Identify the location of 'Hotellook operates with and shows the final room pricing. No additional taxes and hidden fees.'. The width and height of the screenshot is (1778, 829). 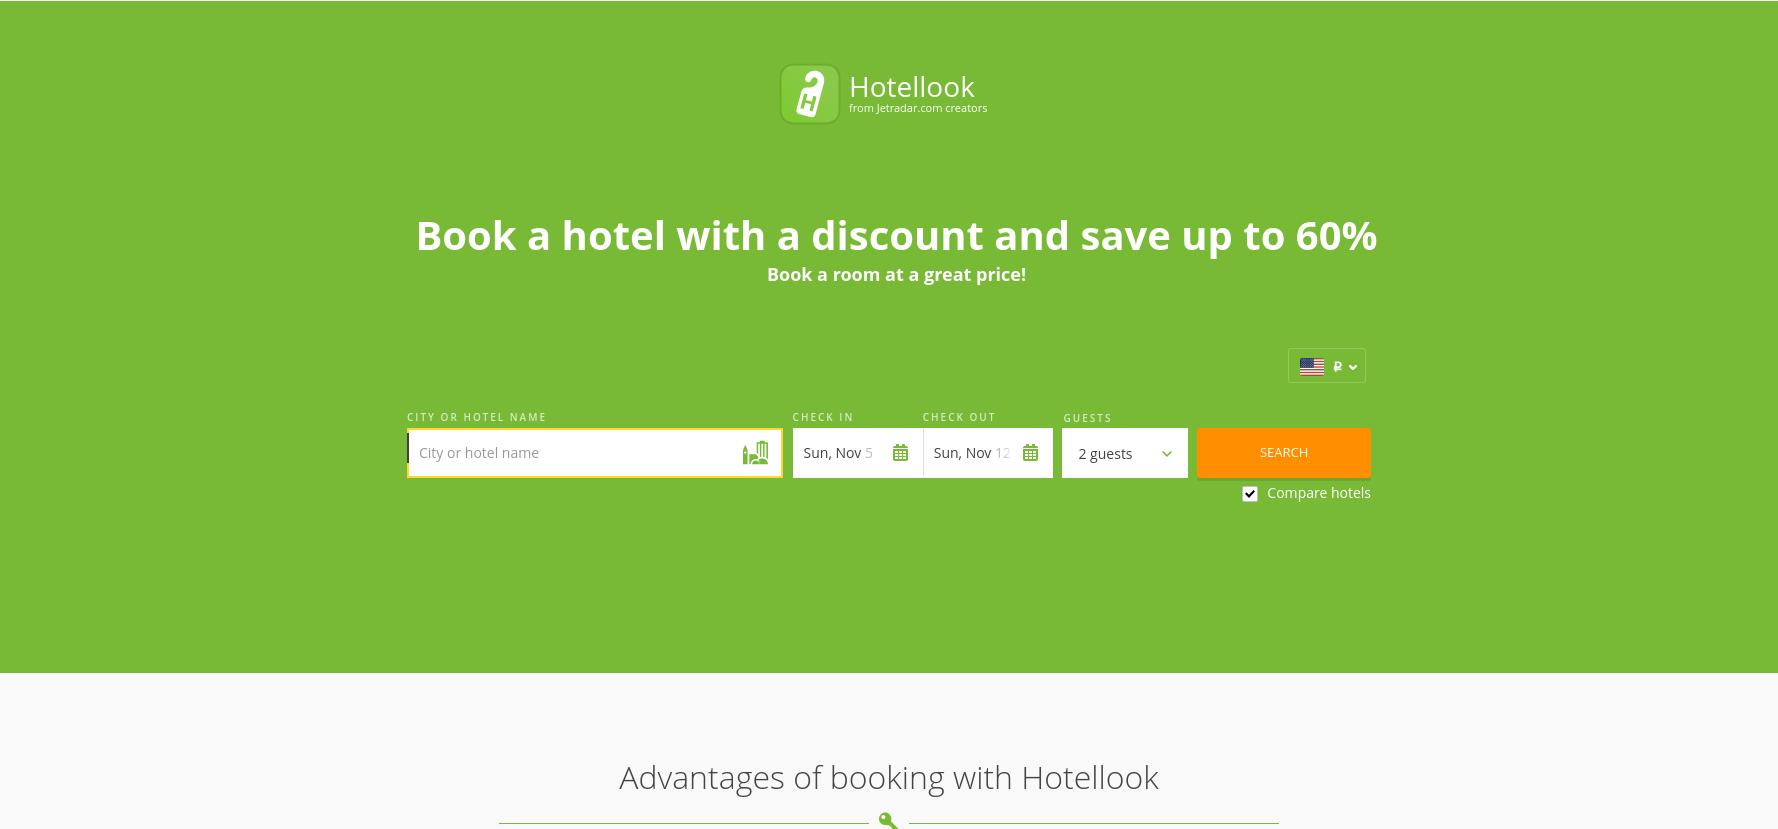
(677, 565).